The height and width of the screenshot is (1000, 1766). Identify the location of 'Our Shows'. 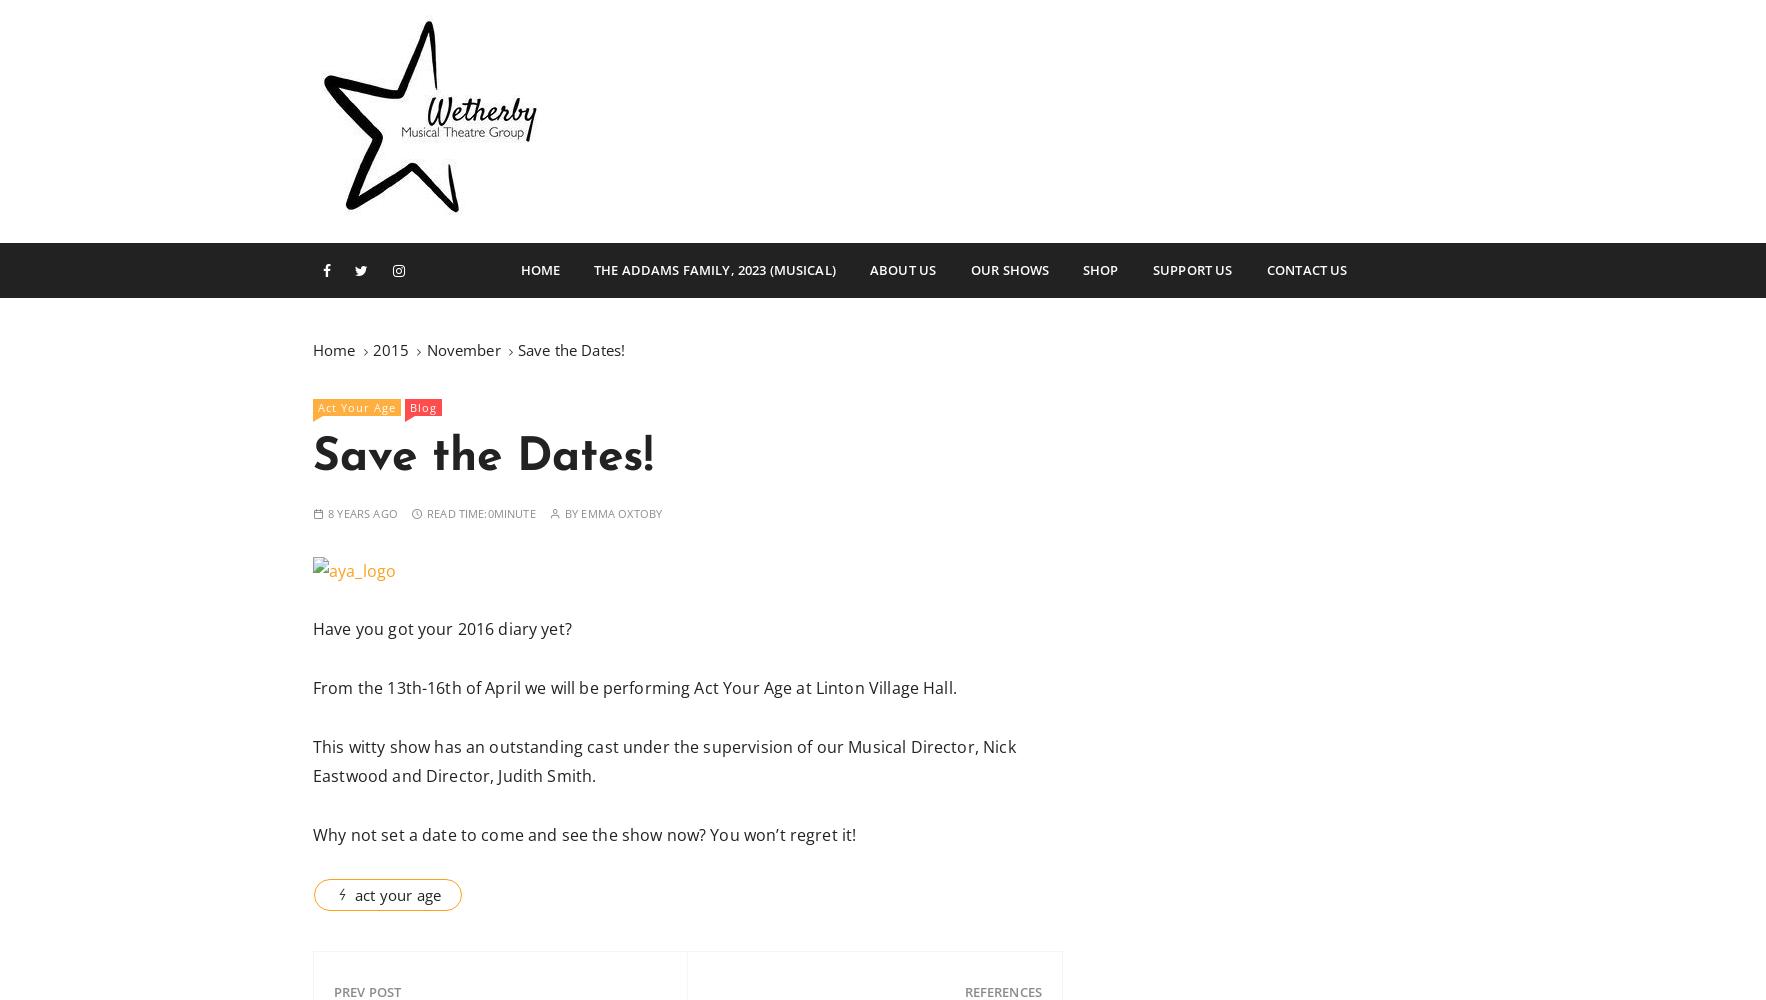
(969, 270).